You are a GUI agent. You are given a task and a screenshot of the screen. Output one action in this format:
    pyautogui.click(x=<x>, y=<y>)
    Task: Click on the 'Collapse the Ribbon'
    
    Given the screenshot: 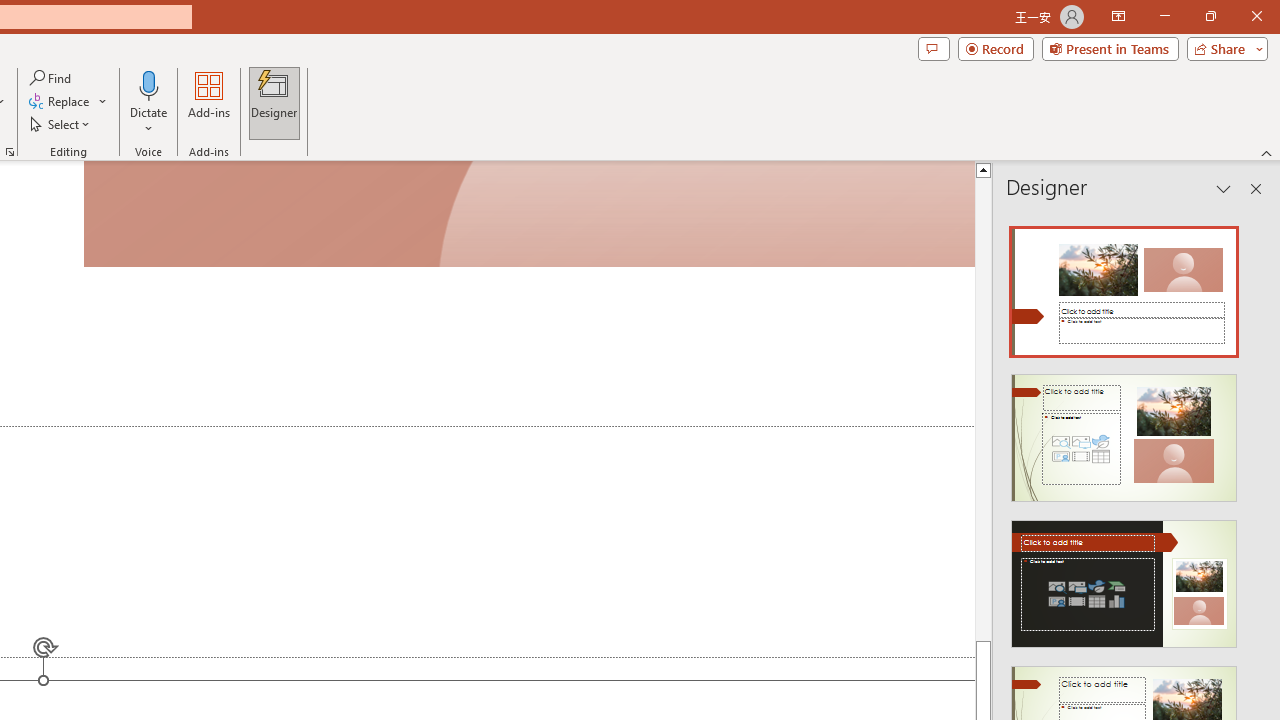 What is the action you would take?
    pyautogui.click(x=1266, y=152)
    